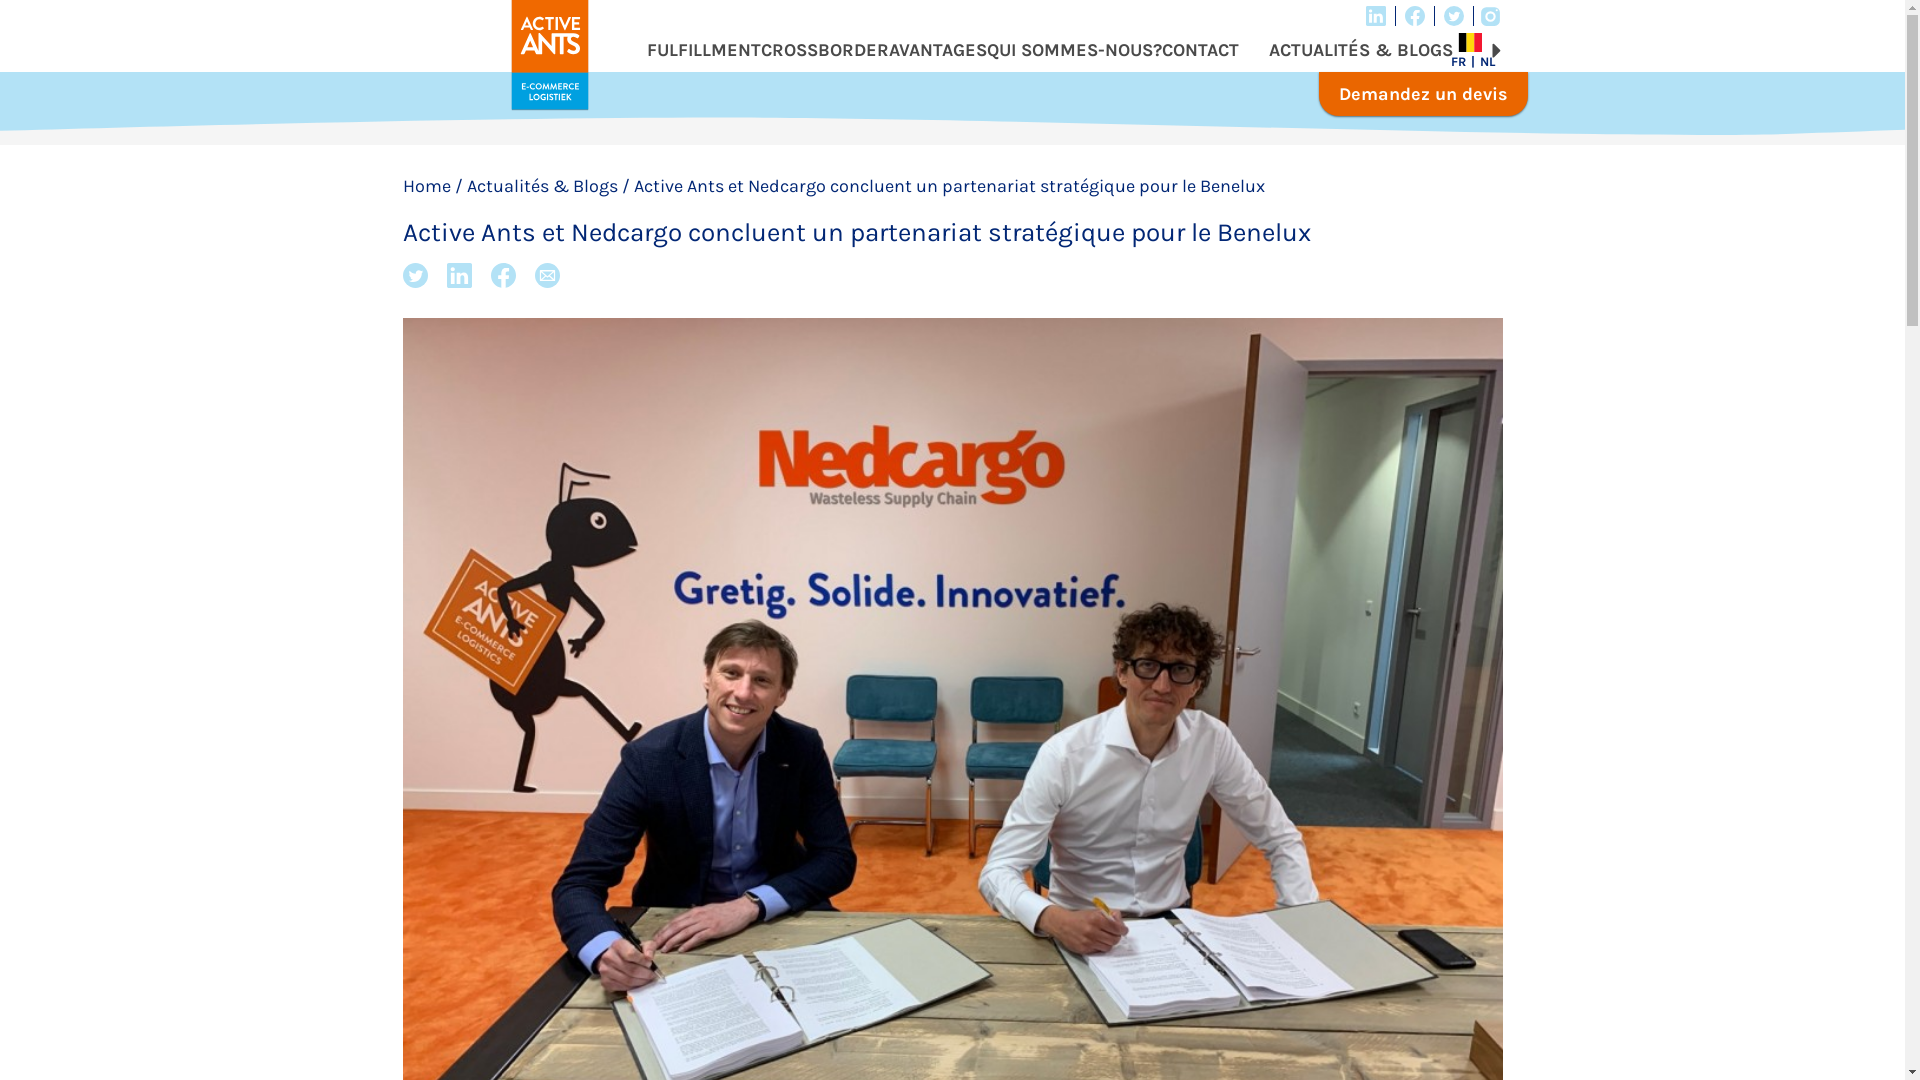 The width and height of the screenshot is (1920, 1080). I want to click on 'CROSSBORDER', so click(824, 49).